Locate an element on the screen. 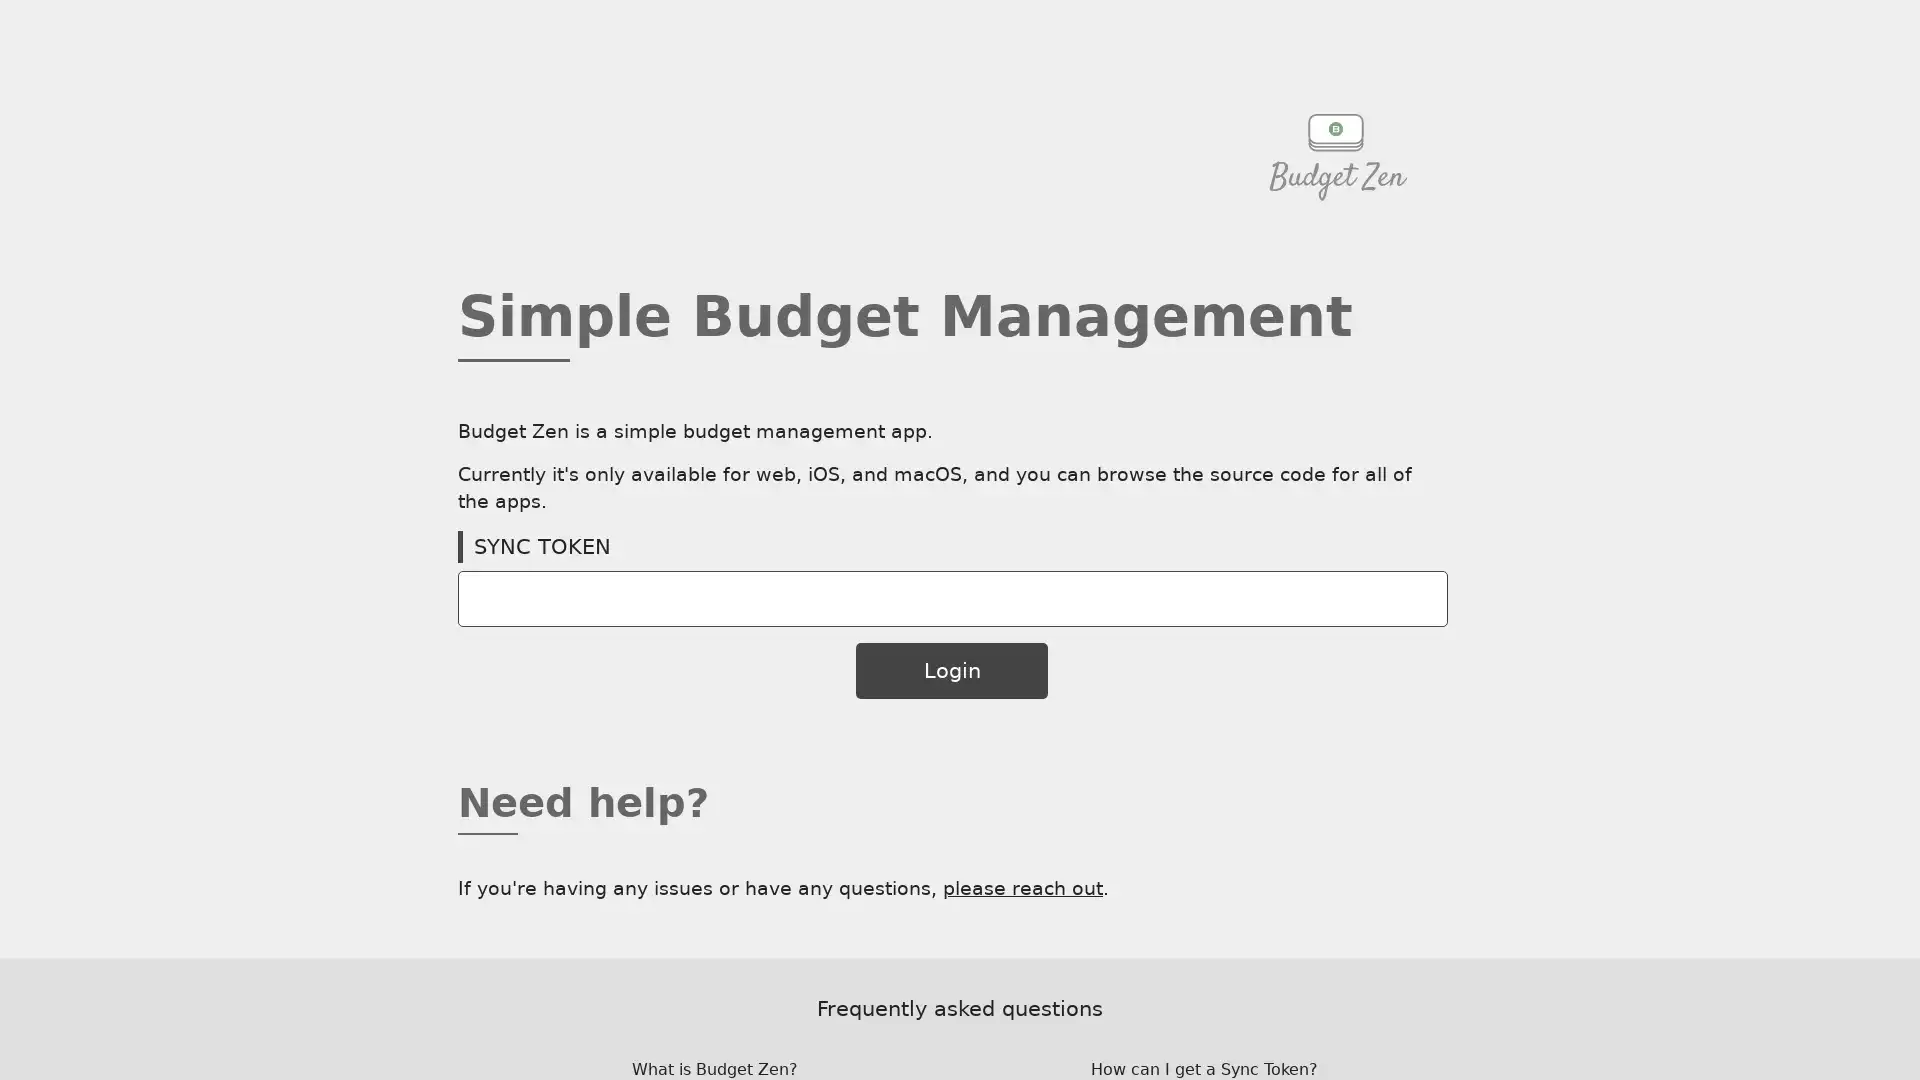 The height and width of the screenshot is (1080, 1920). Login is located at coordinates (950, 670).